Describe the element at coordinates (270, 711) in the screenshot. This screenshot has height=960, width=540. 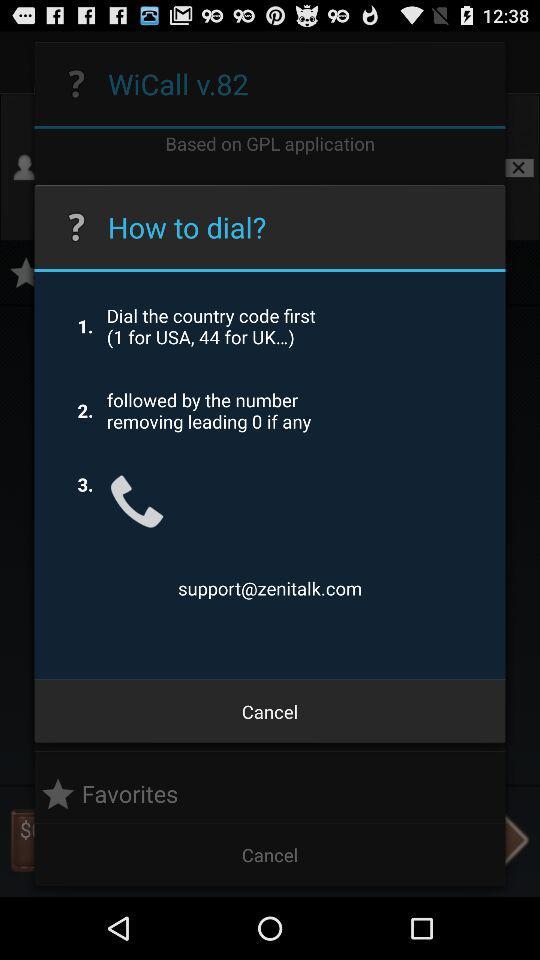
I see `app below the support@zenitalk.com app` at that location.